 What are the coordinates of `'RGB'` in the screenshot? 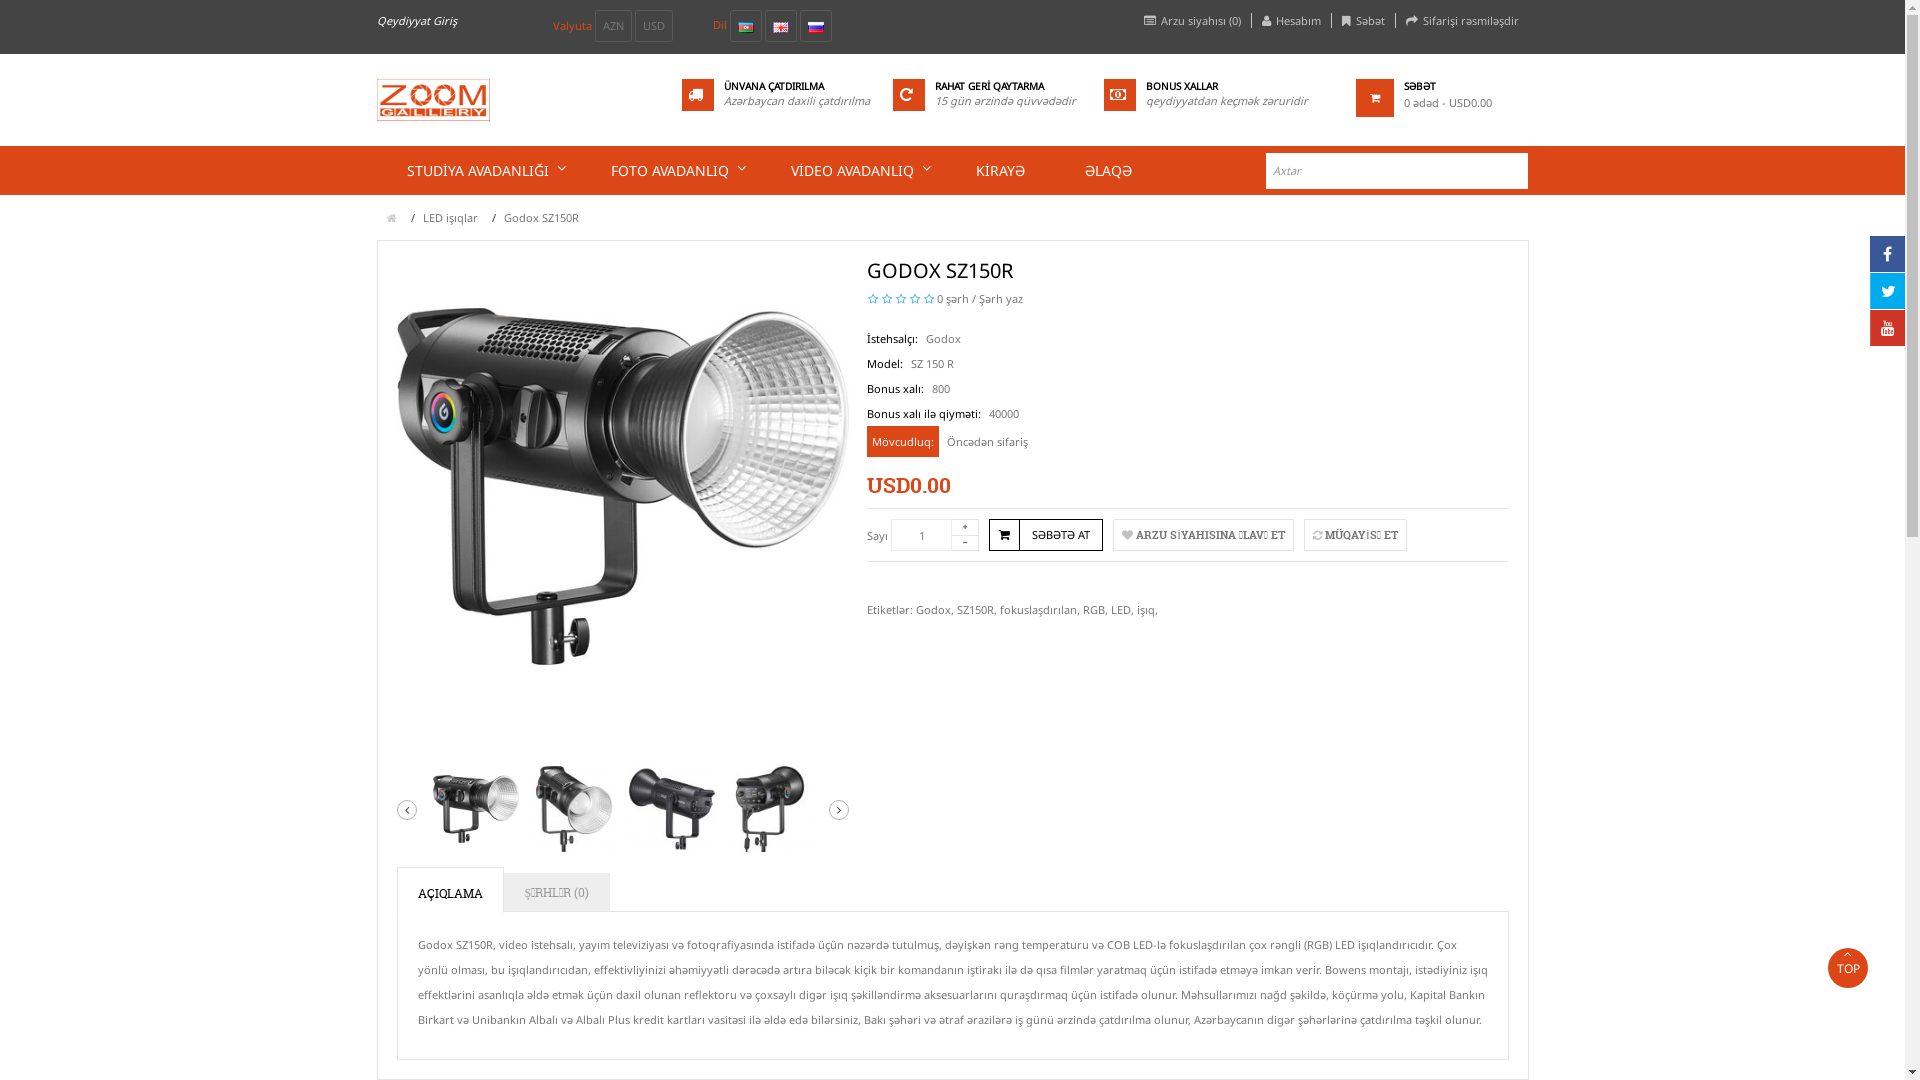 It's located at (1093, 608).